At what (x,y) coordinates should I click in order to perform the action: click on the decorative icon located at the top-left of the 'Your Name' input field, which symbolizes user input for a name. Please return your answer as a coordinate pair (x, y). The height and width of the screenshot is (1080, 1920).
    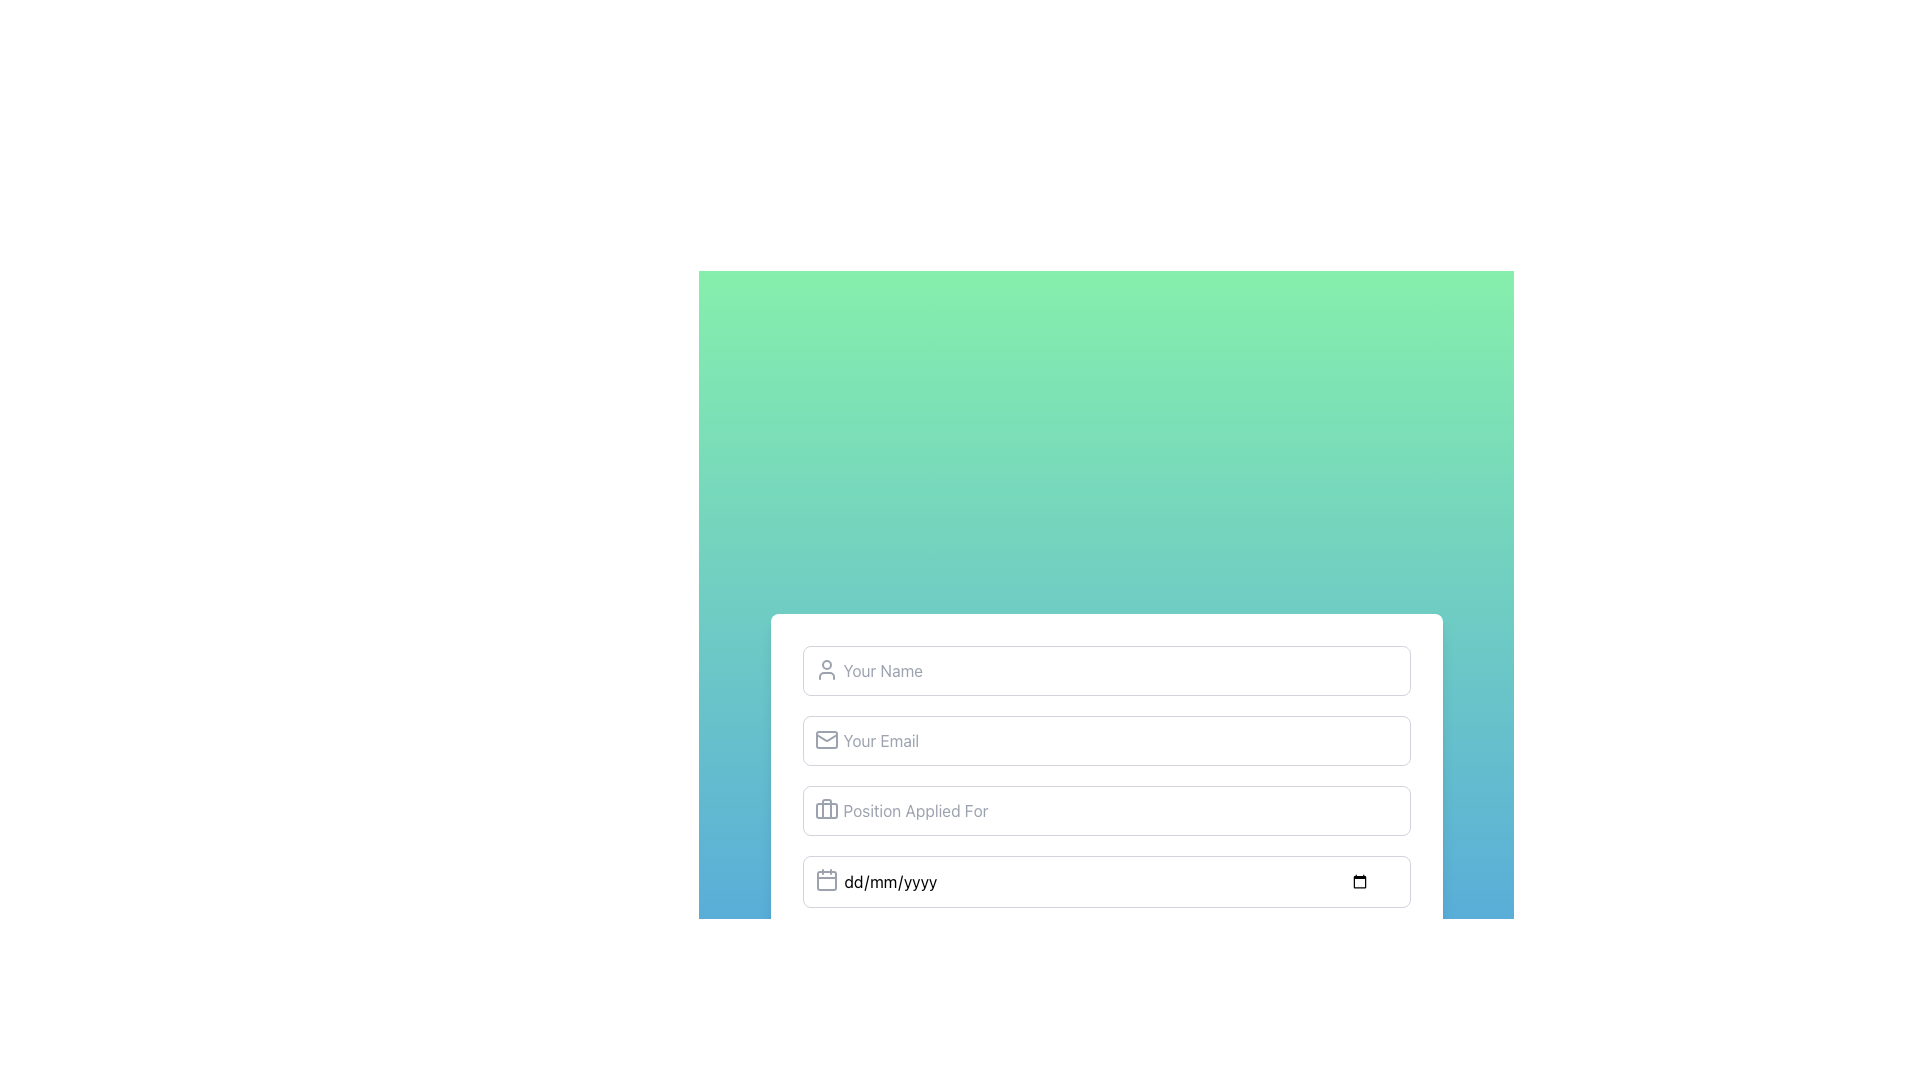
    Looking at the image, I should click on (826, 670).